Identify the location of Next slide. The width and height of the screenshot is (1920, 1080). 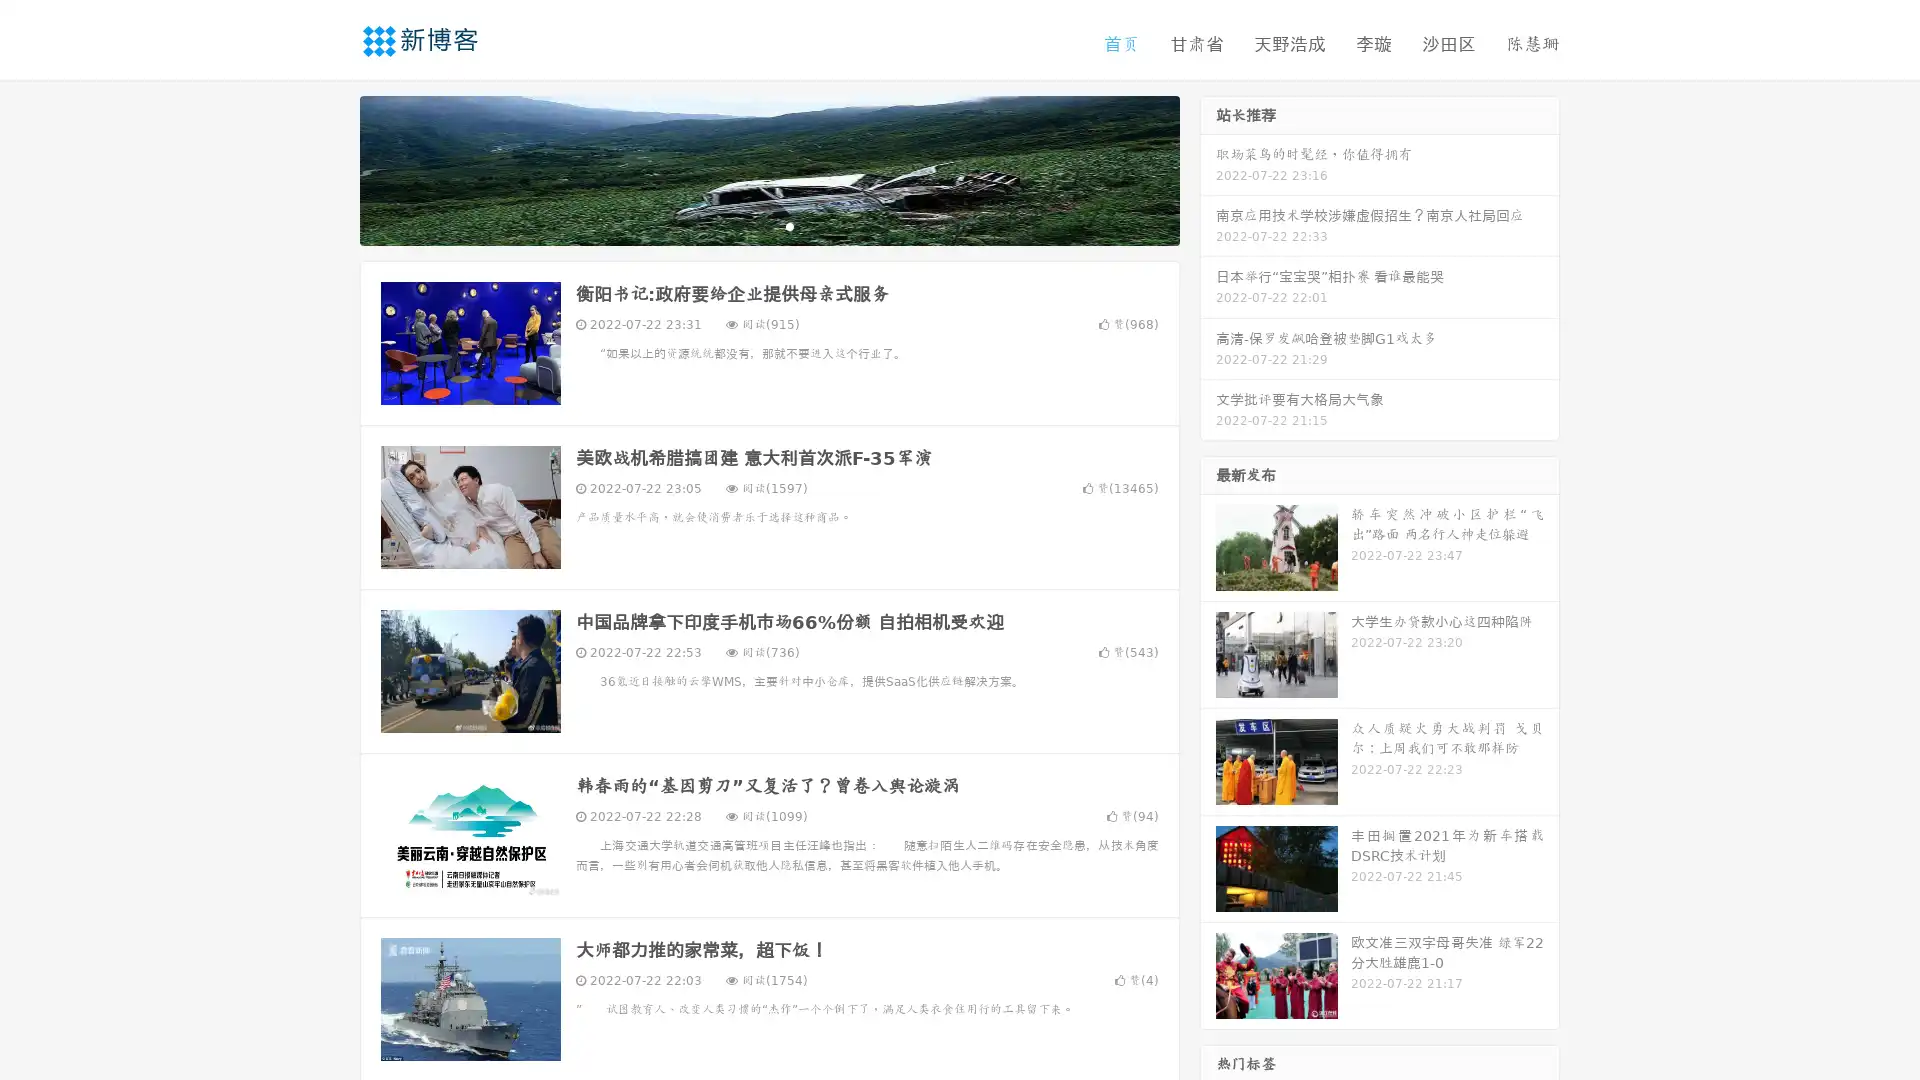
(1208, 168).